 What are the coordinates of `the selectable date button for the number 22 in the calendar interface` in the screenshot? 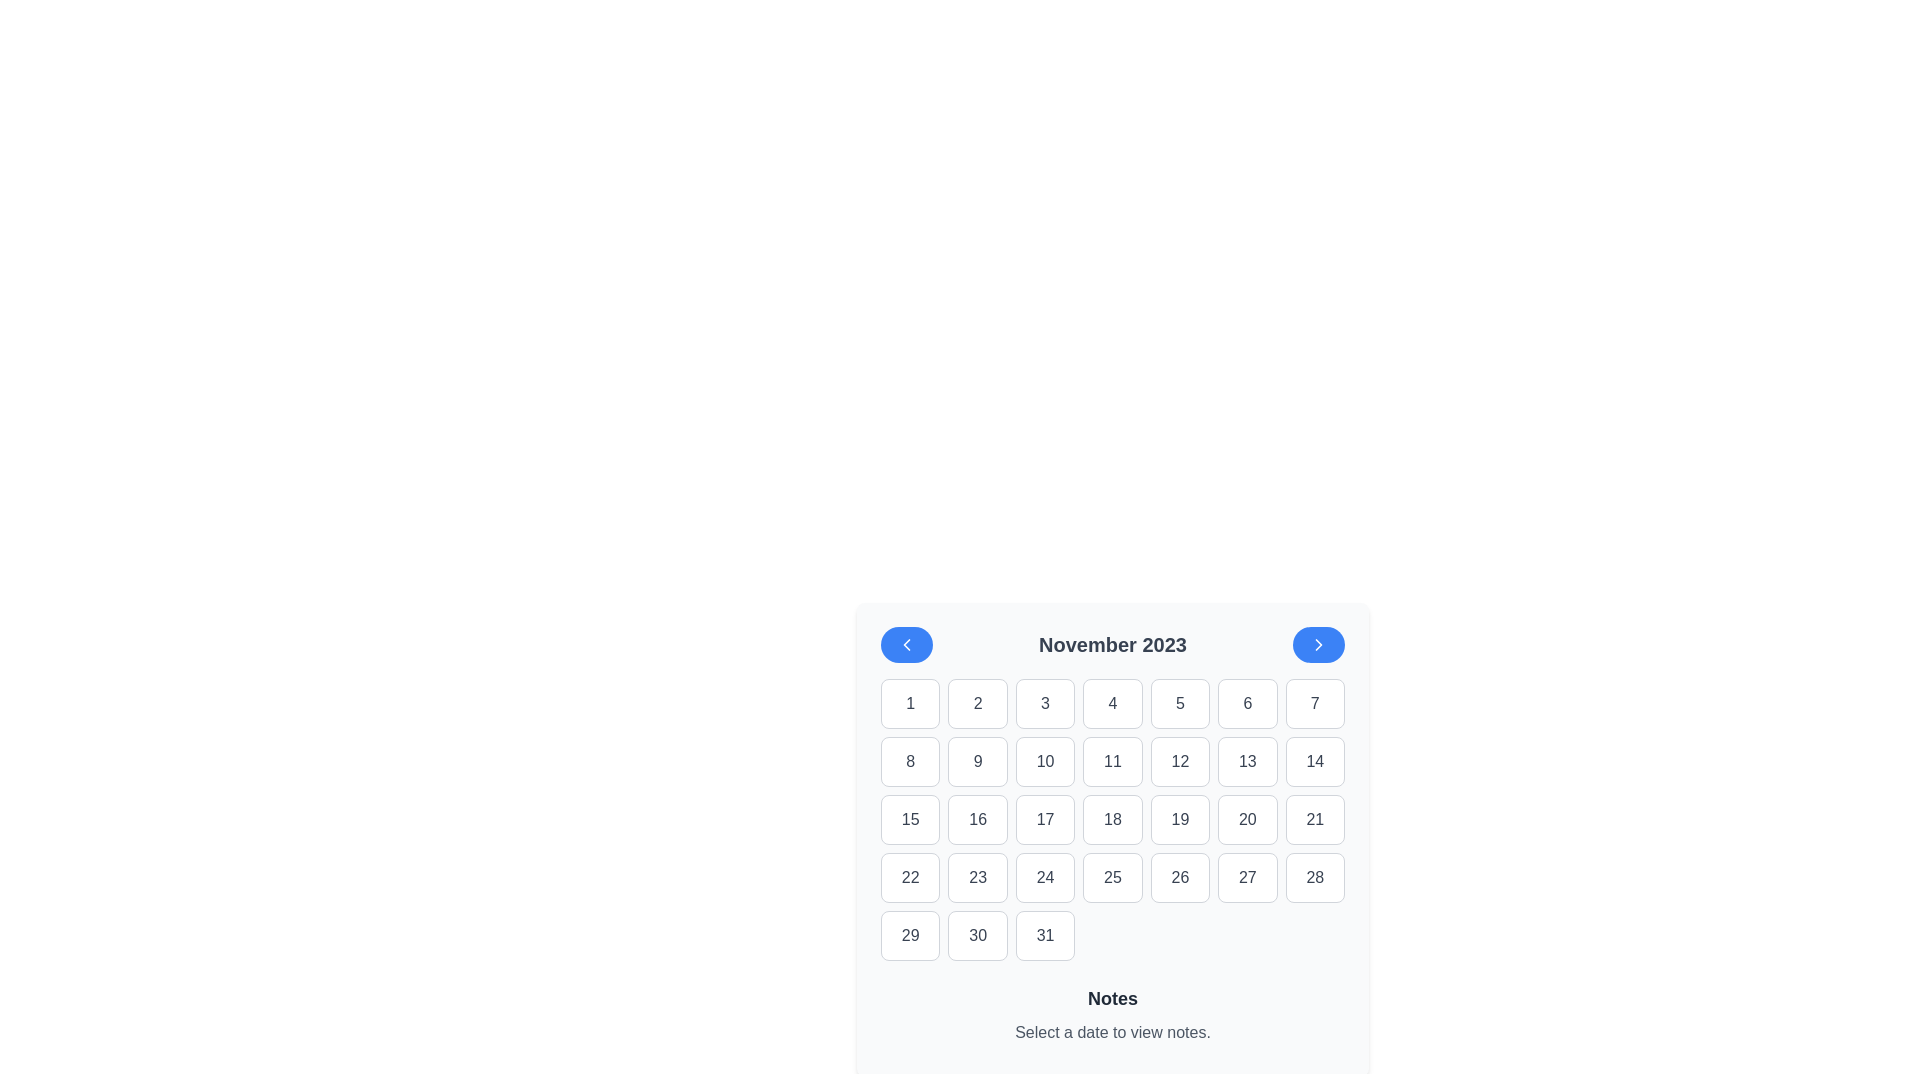 It's located at (909, 877).